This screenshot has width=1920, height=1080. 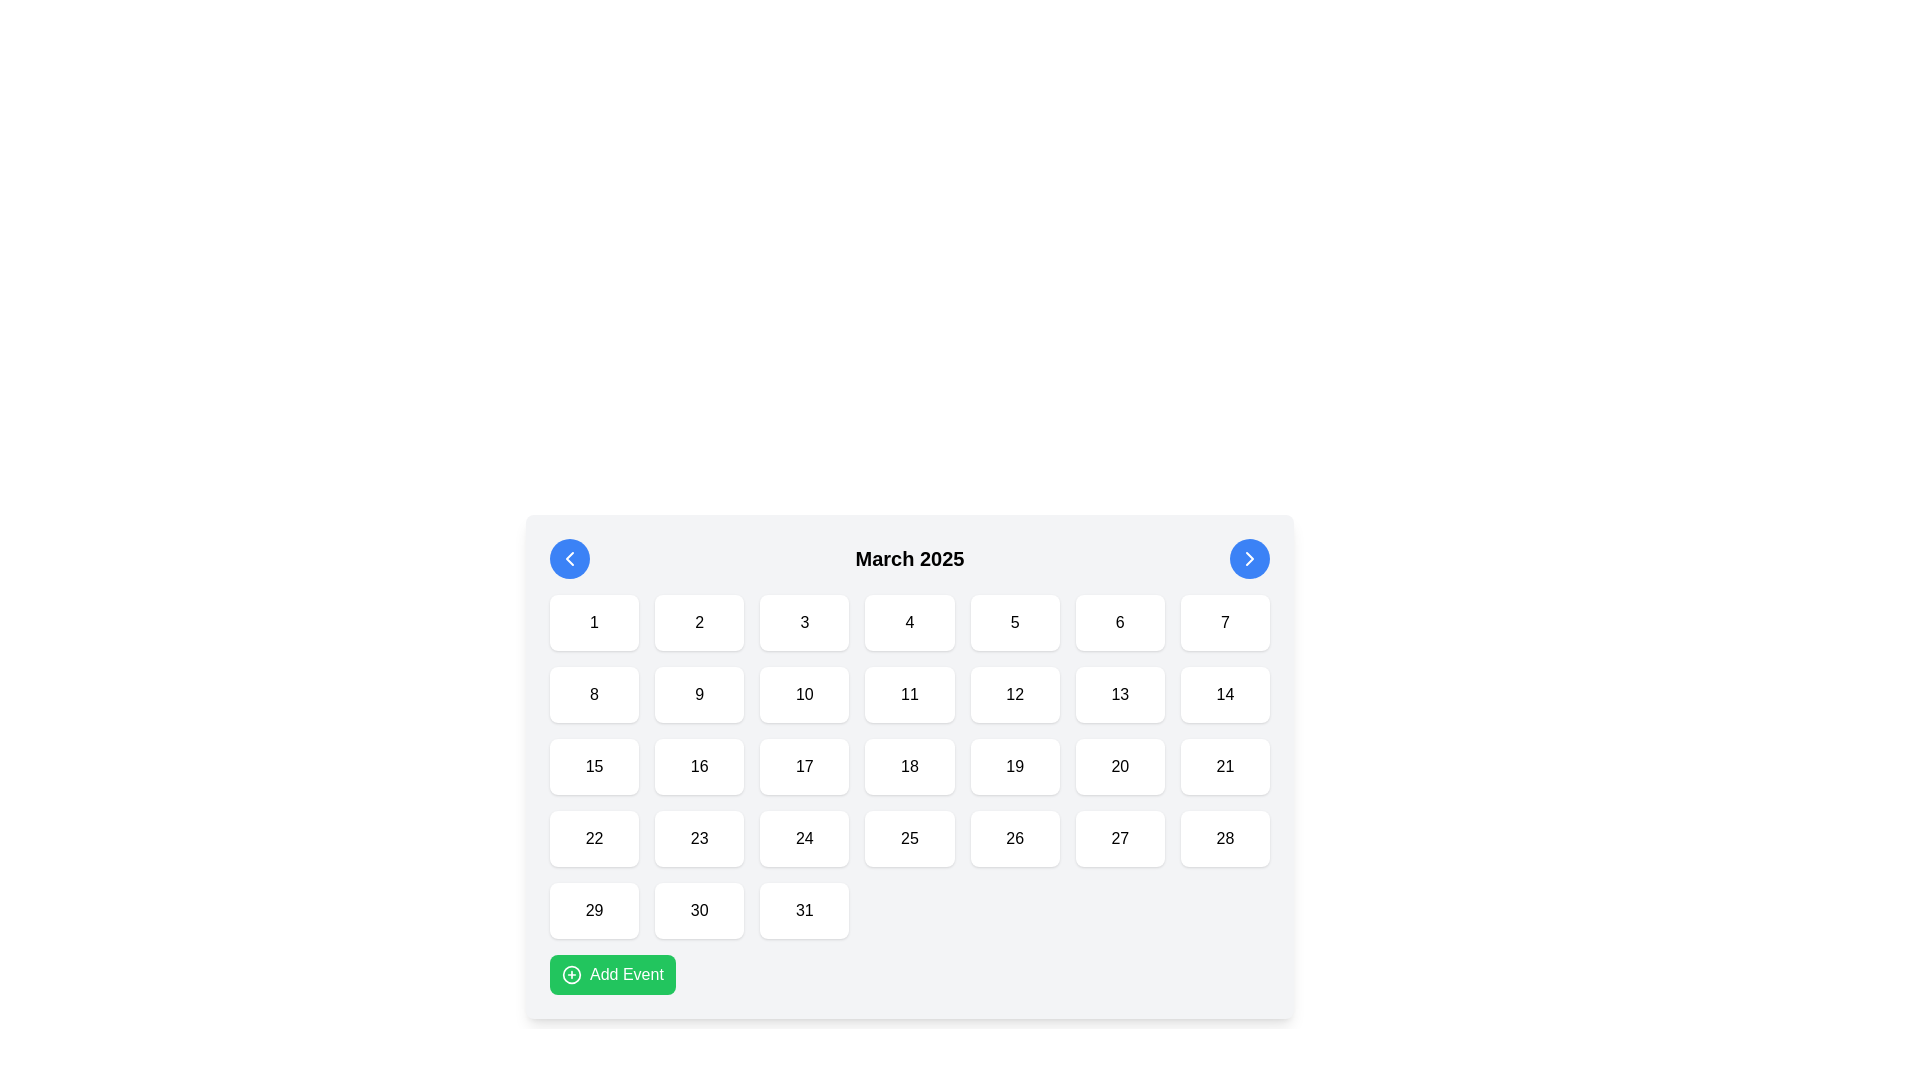 I want to click on the square button with a white background and the number '4' in black text, which is the fourth button in the first row of the grid layout below the title 'March 2025', so click(x=909, y=622).